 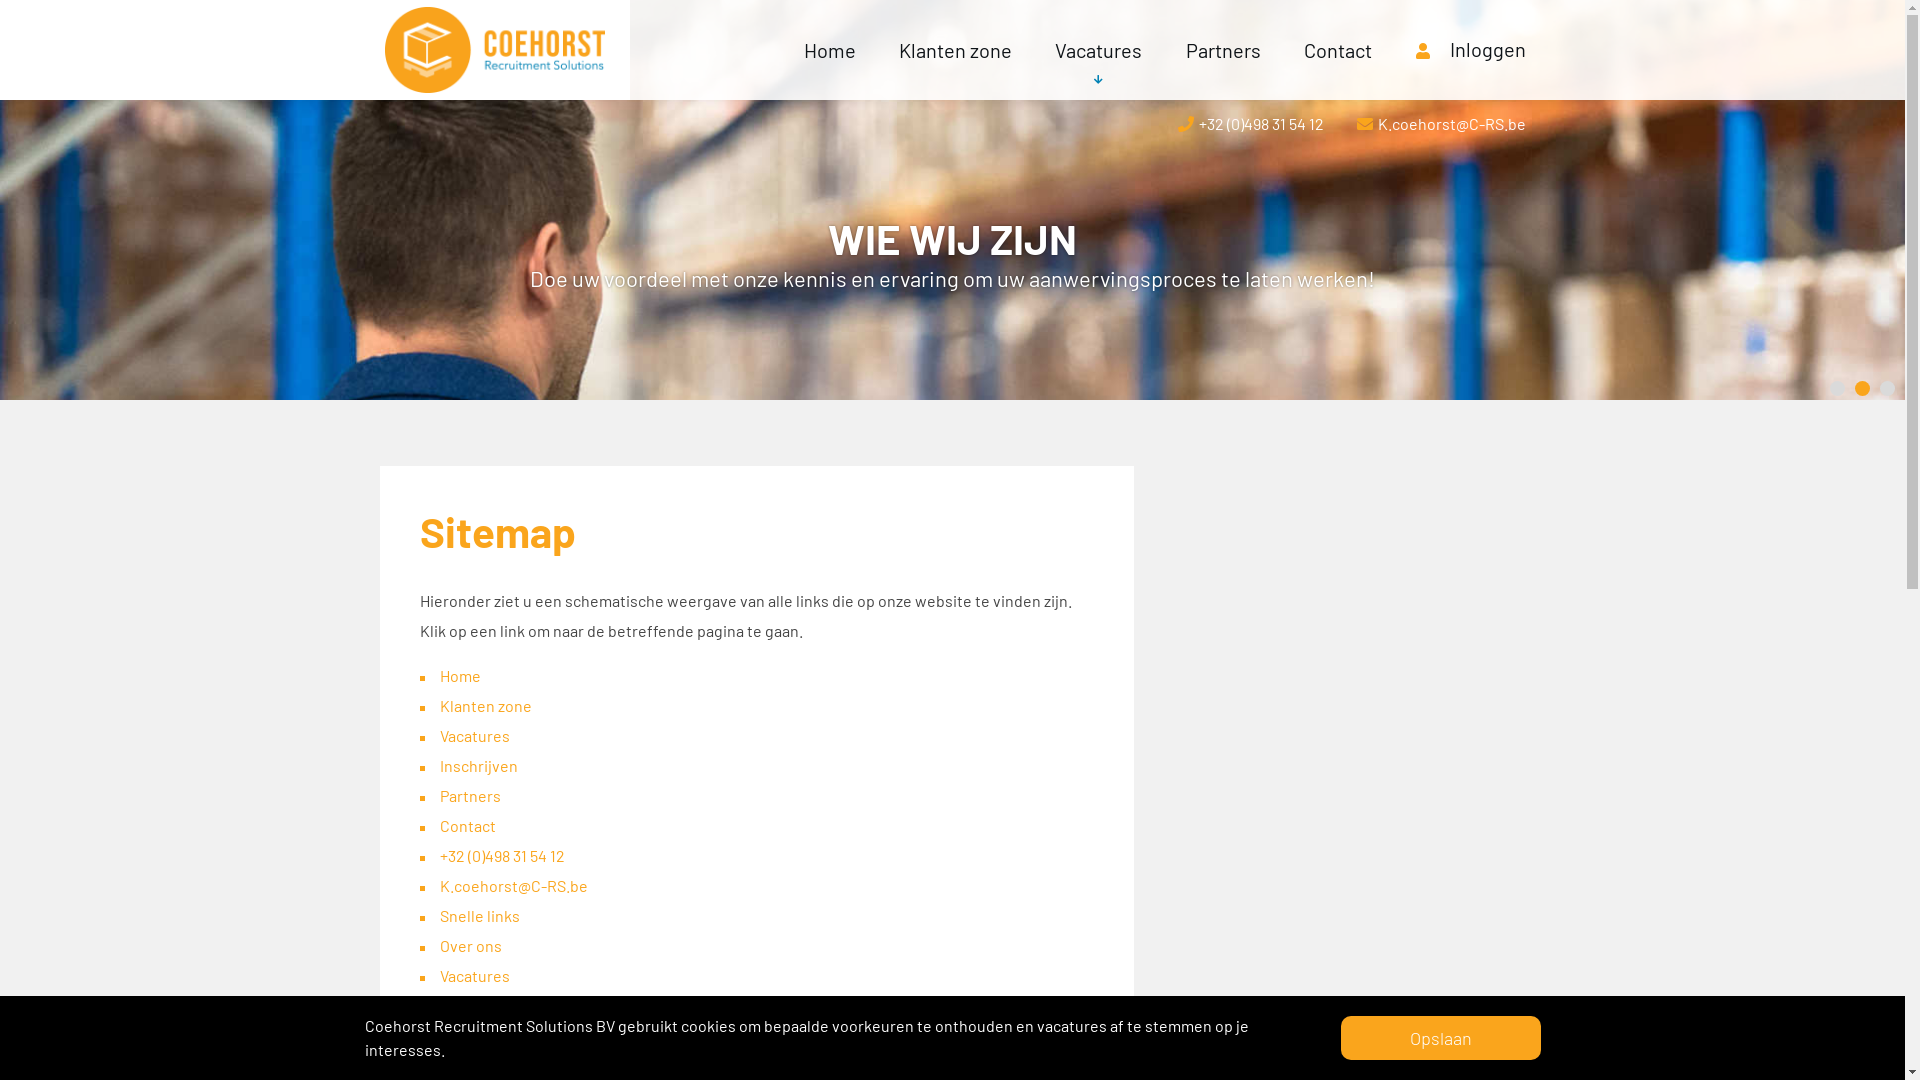 I want to click on 'Vacatures', so click(x=1033, y=49).